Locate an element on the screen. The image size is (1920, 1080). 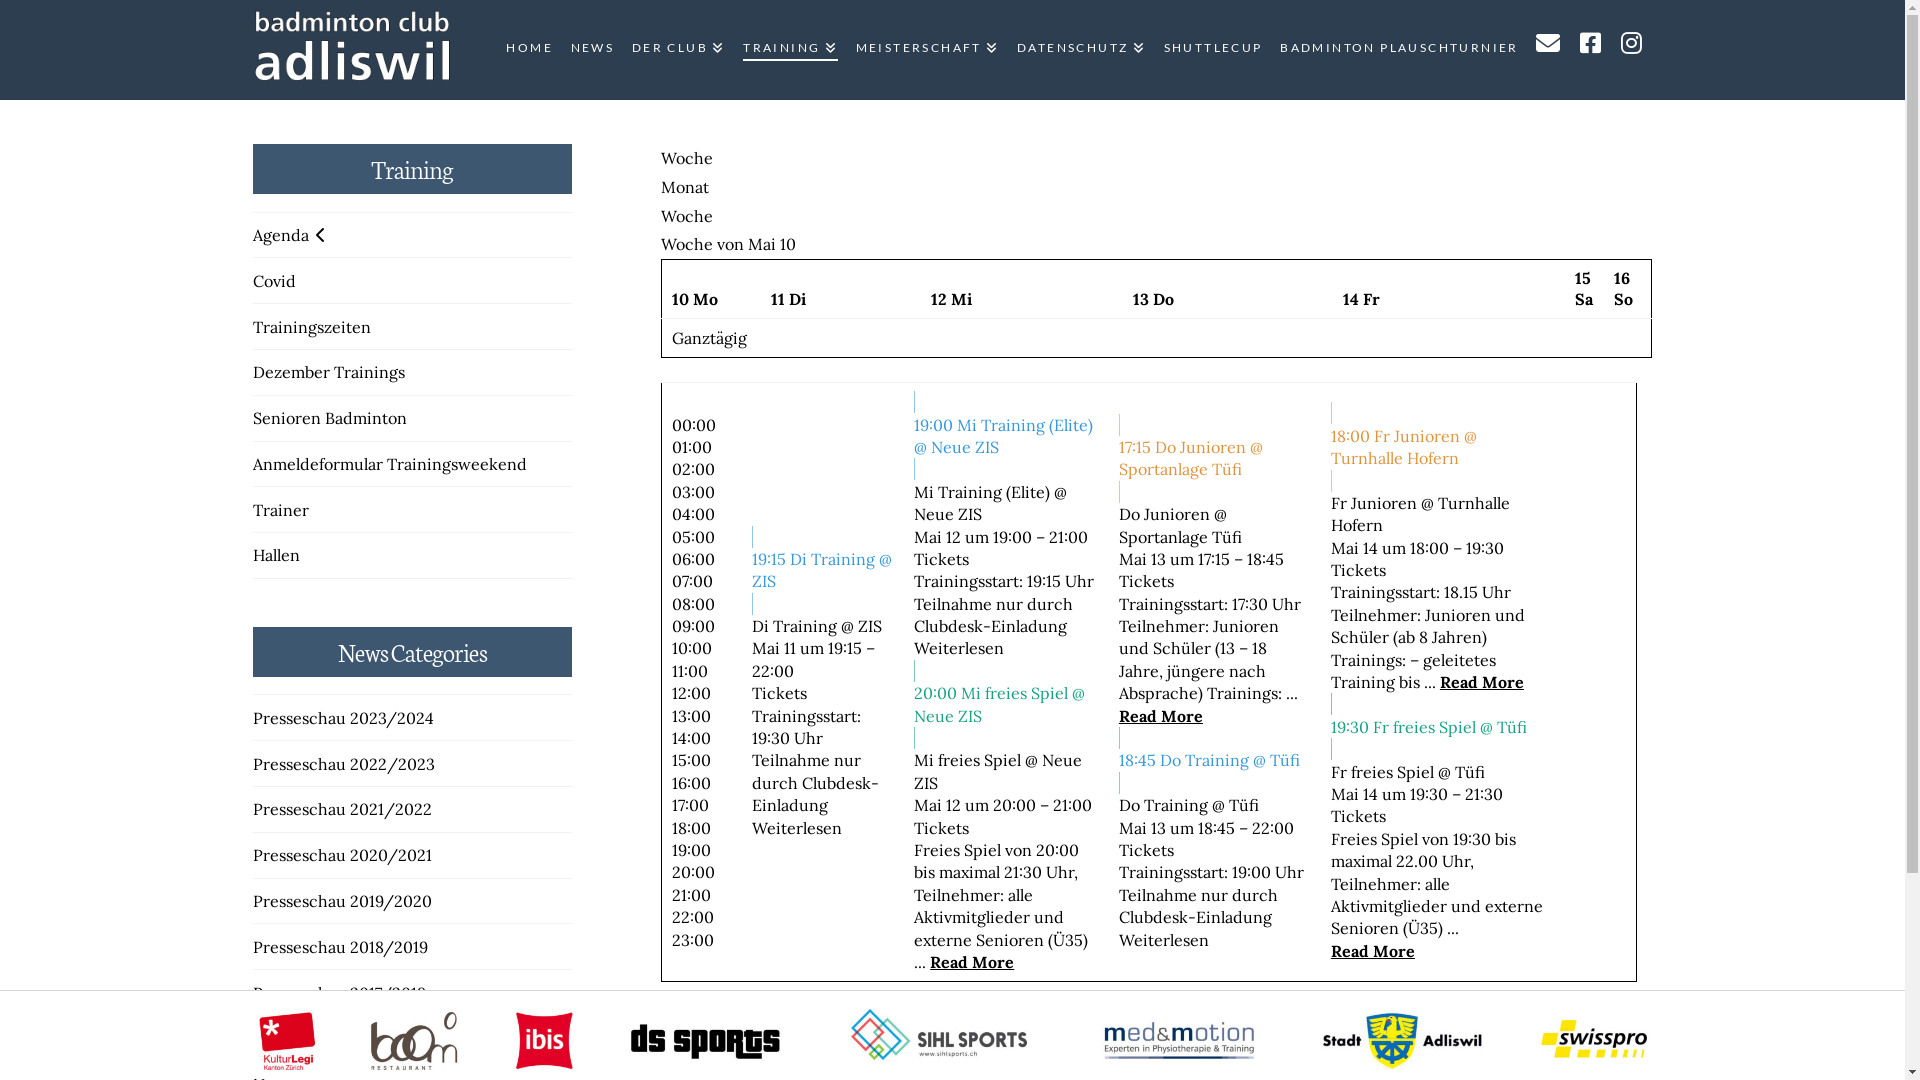
'Mi Training (Elite)' is located at coordinates (982, 492).